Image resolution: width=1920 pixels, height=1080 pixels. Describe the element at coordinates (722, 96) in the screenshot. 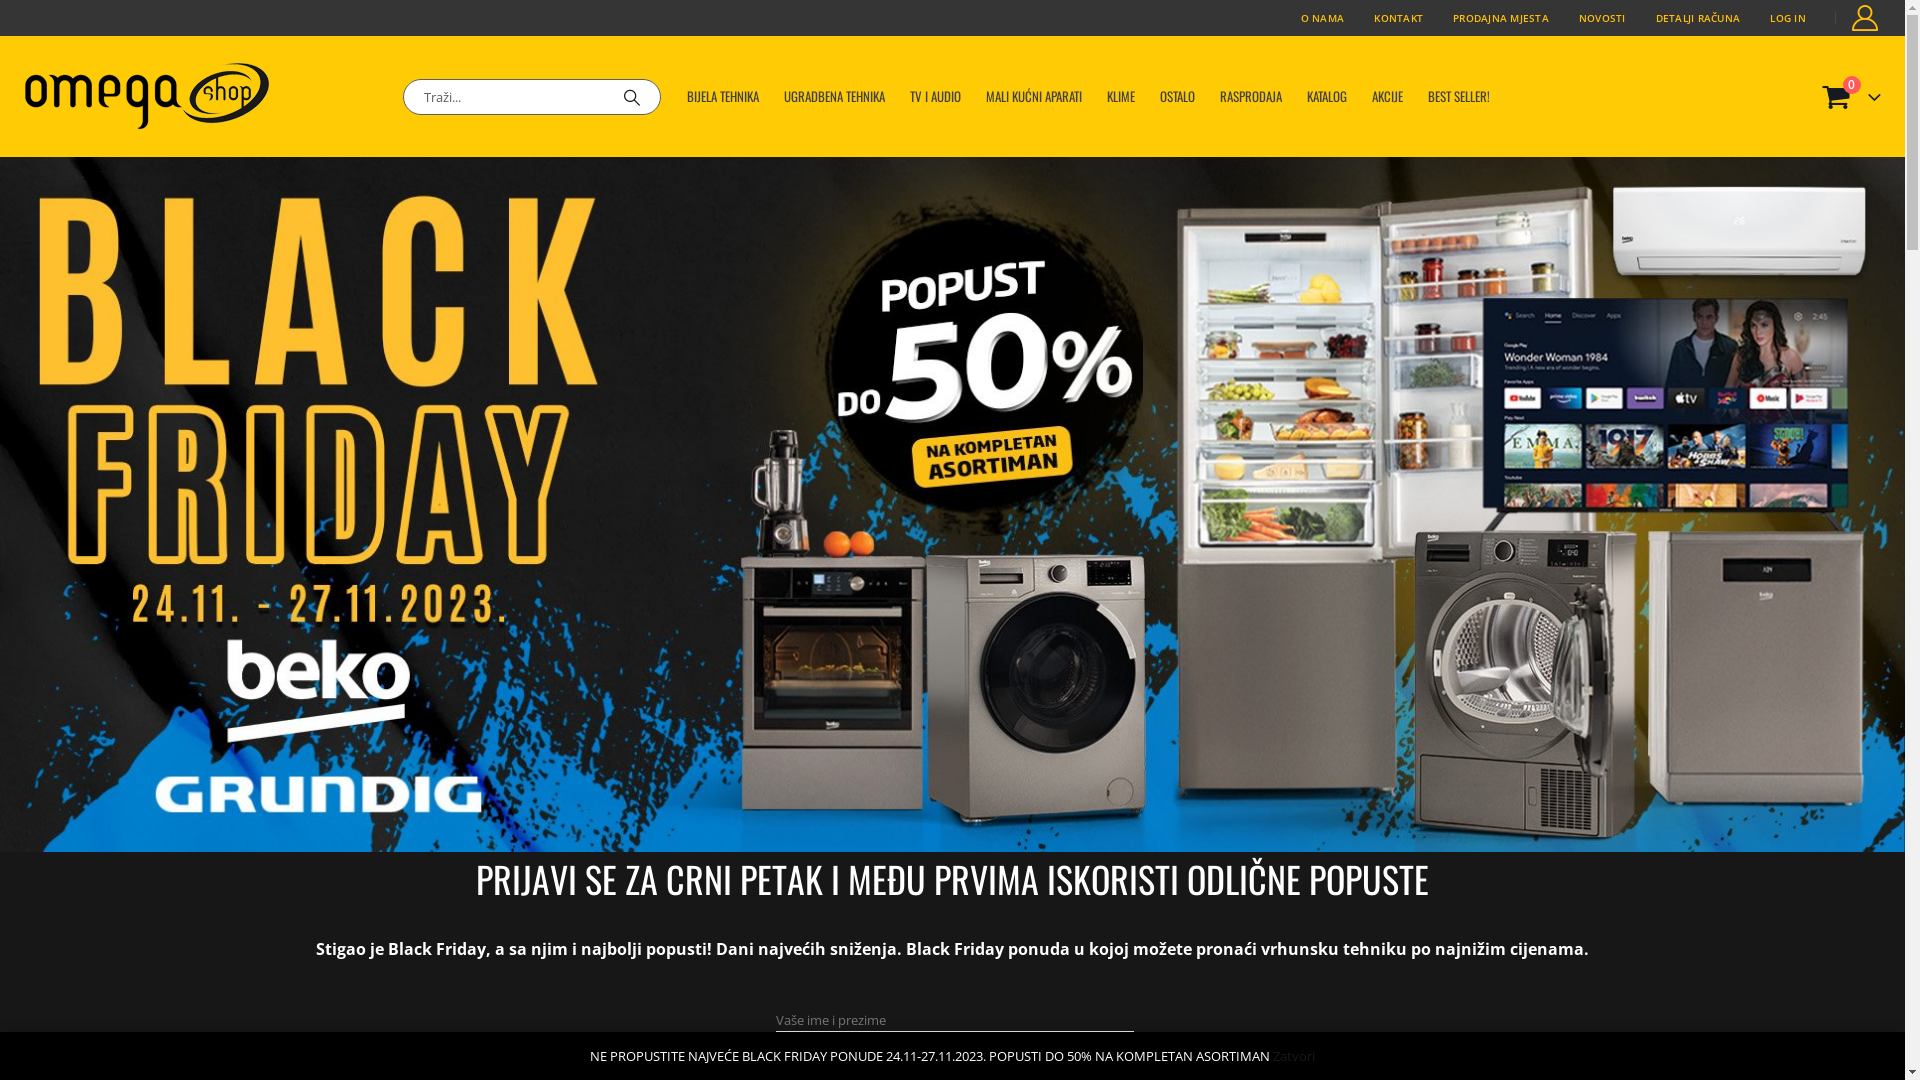

I see `'BIJELA TEHNIKA'` at that location.